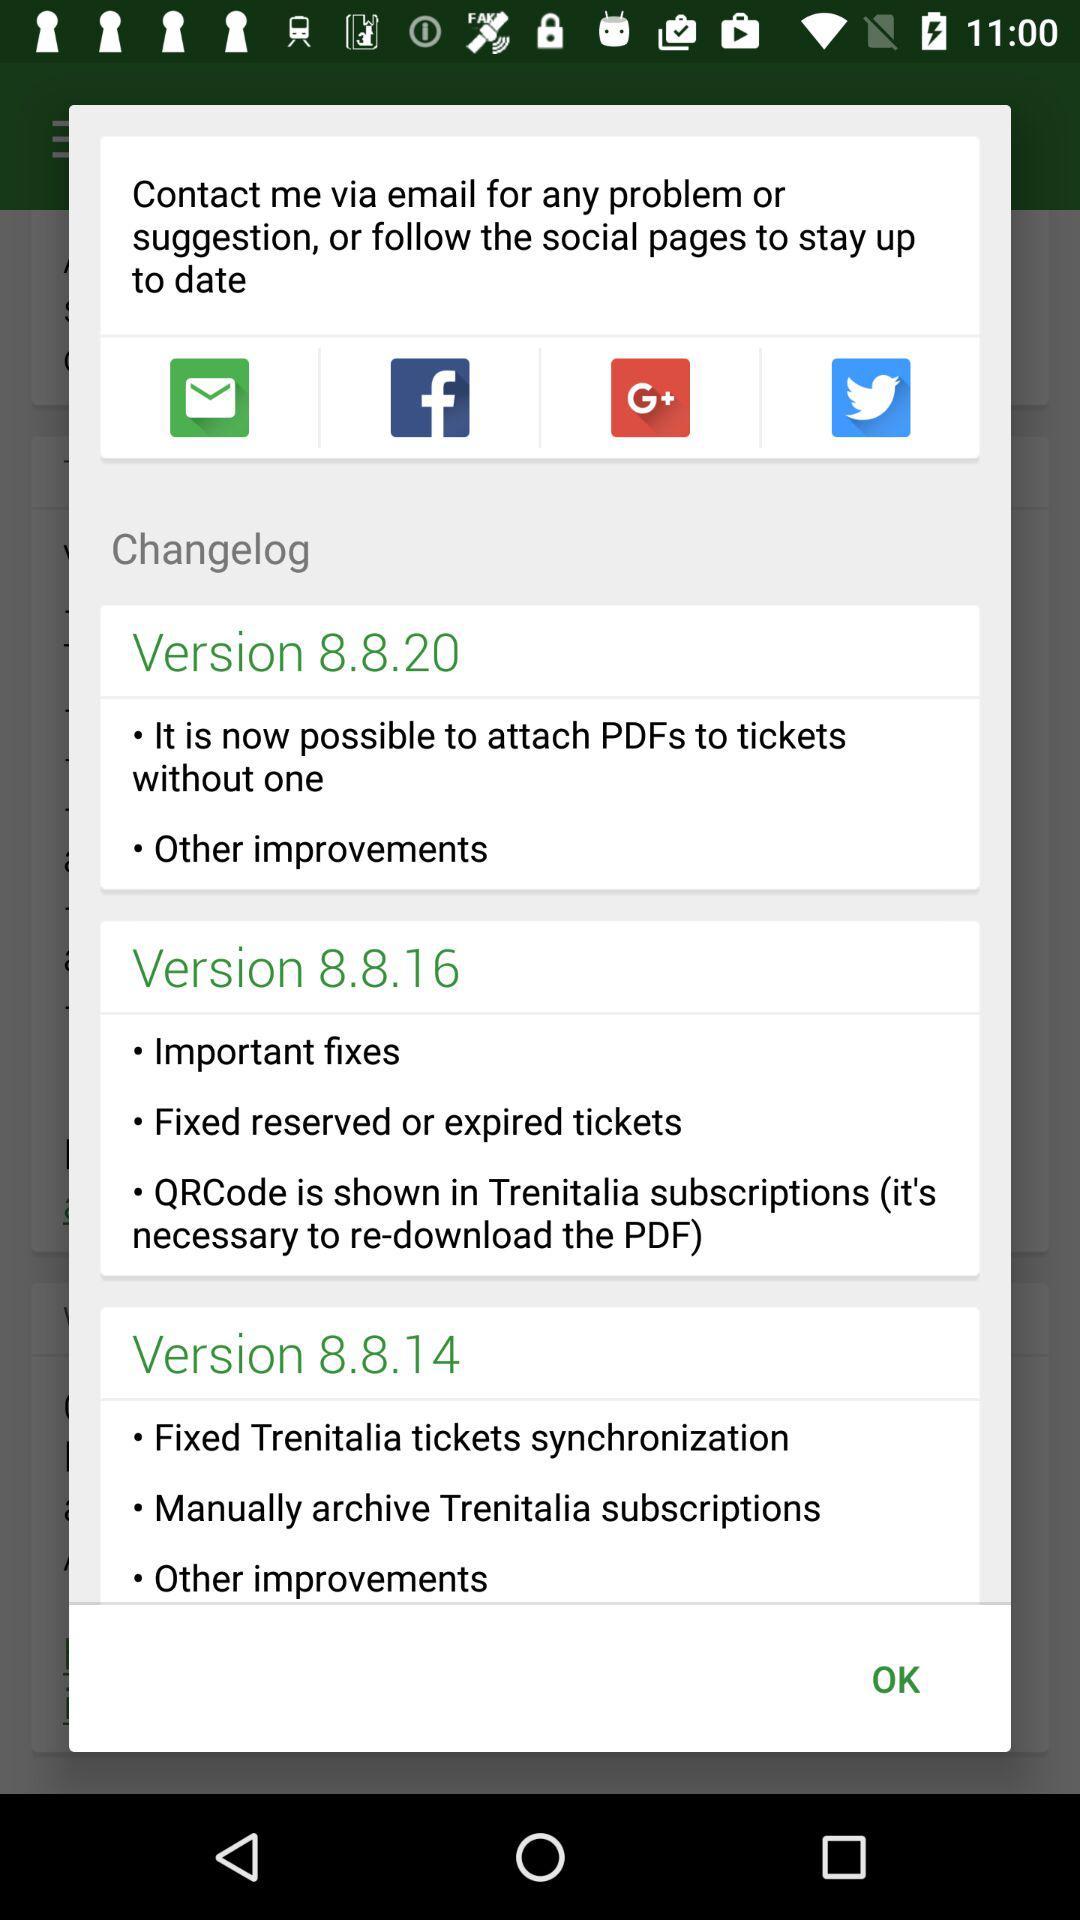 This screenshot has height=1920, width=1080. What do you see at coordinates (869, 397) in the screenshot?
I see `contact via twitter` at bounding box center [869, 397].